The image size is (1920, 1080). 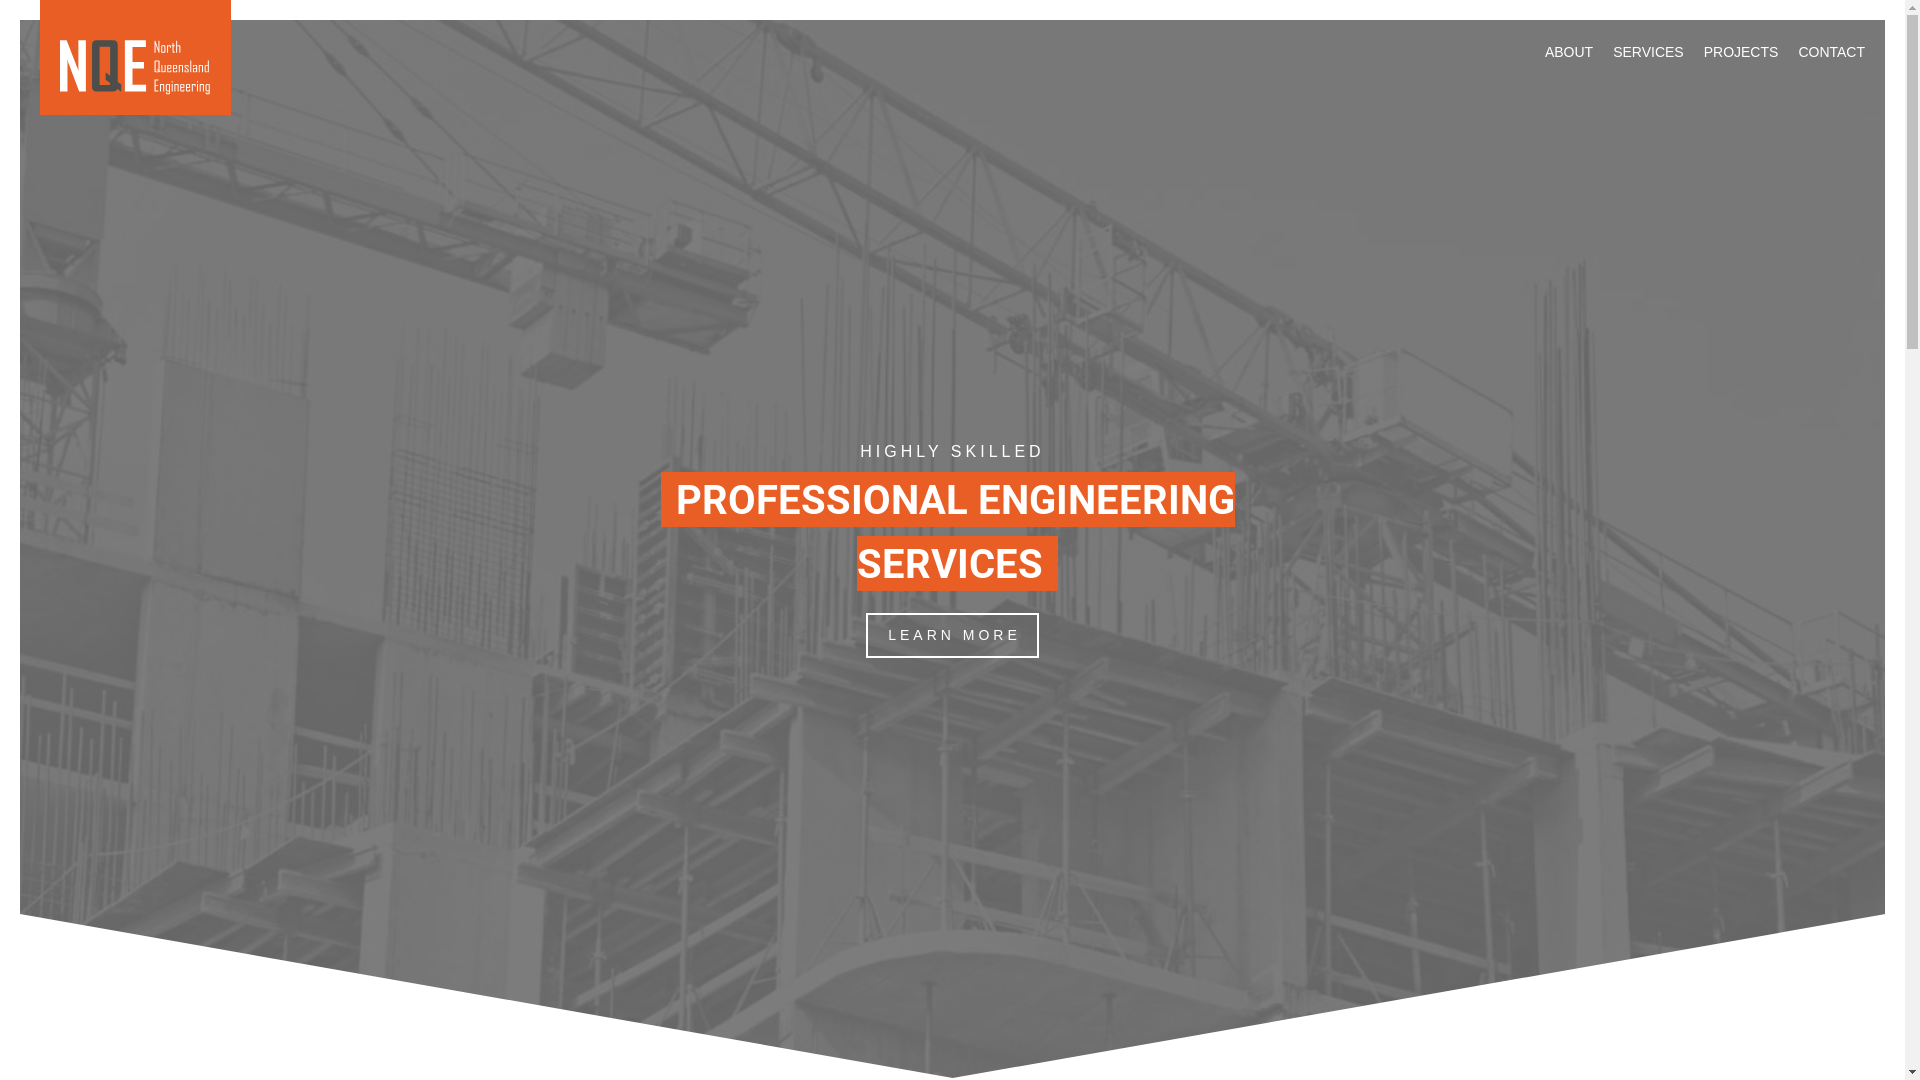 What do you see at coordinates (1740, 50) in the screenshot?
I see `'PROJECTS'` at bounding box center [1740, 50].